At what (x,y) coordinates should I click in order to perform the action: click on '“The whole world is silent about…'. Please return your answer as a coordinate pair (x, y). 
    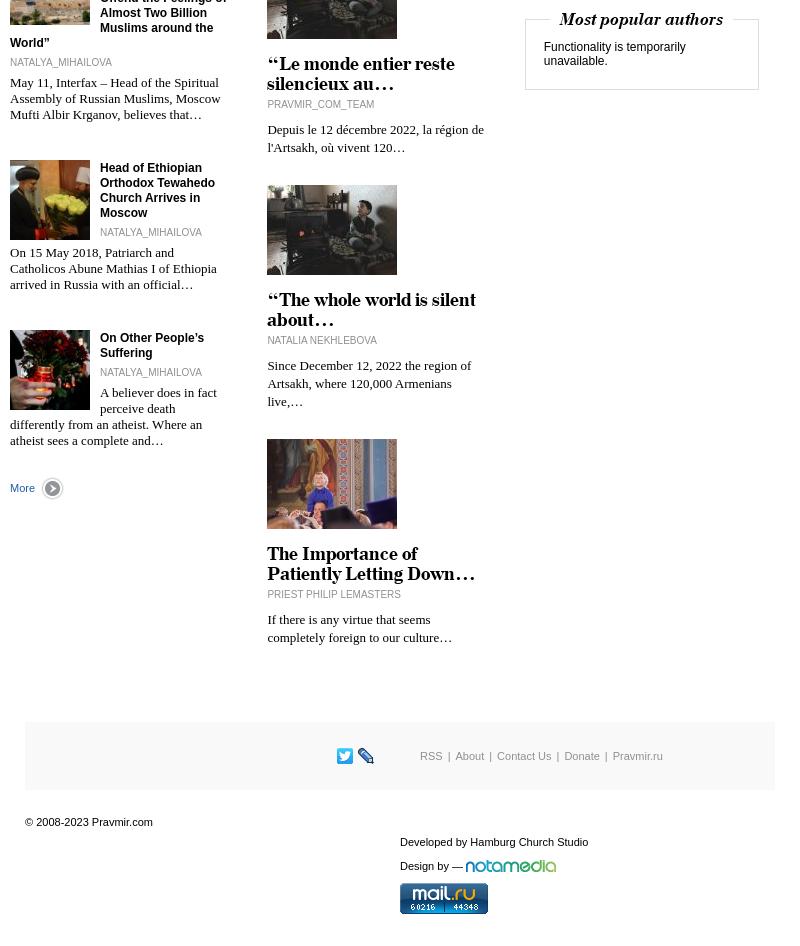
    Looking at the image, I should click on (265, 309).